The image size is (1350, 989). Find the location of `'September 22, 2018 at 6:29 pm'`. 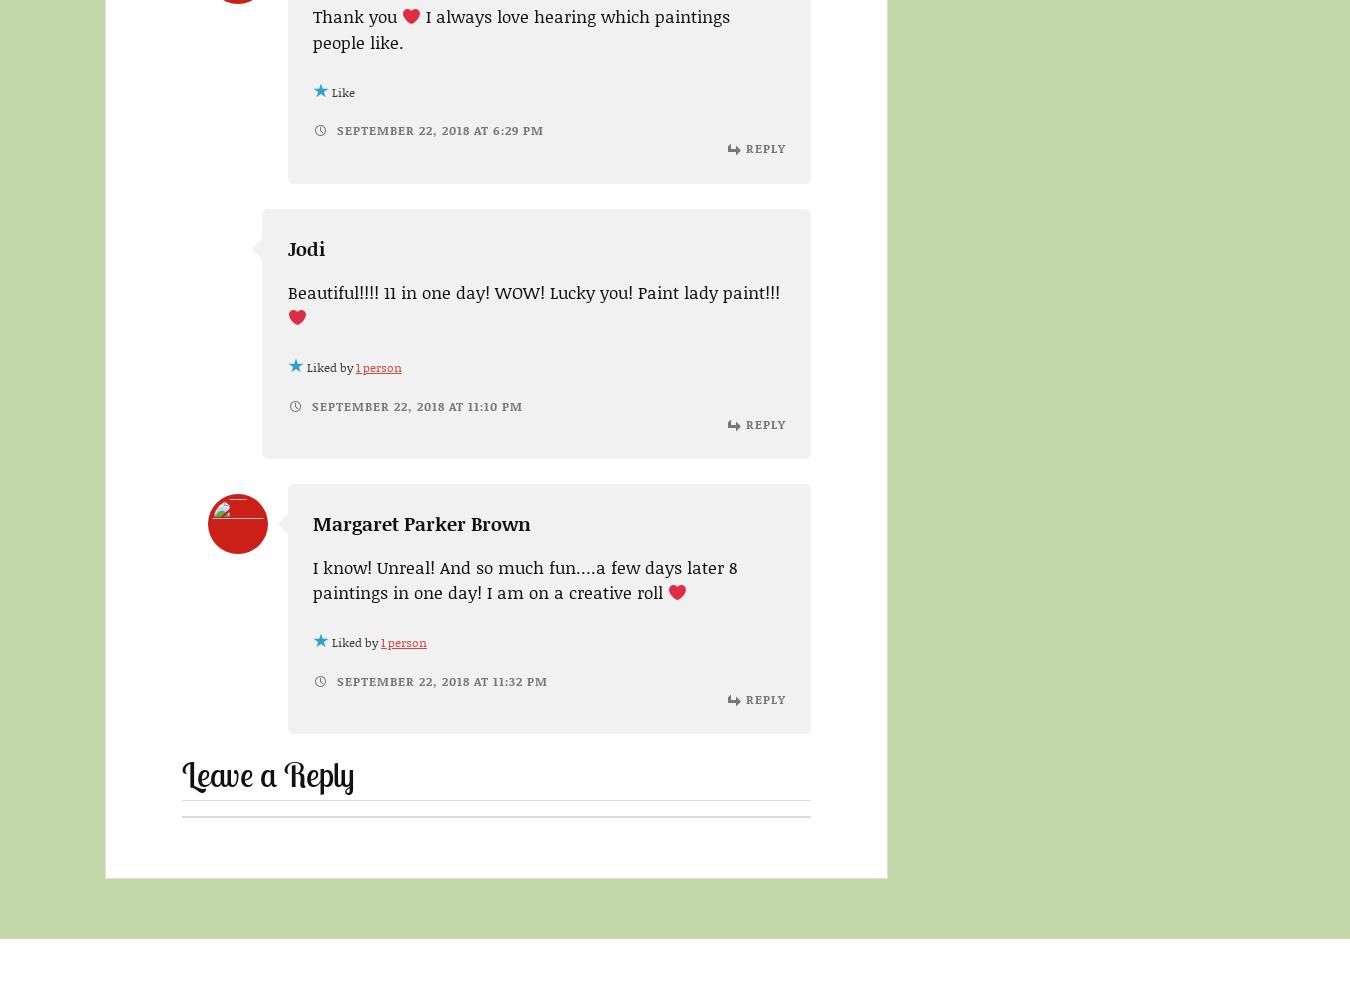

'September 22, 2018 at 6:29 pm' is located at coordinates (438, 129).